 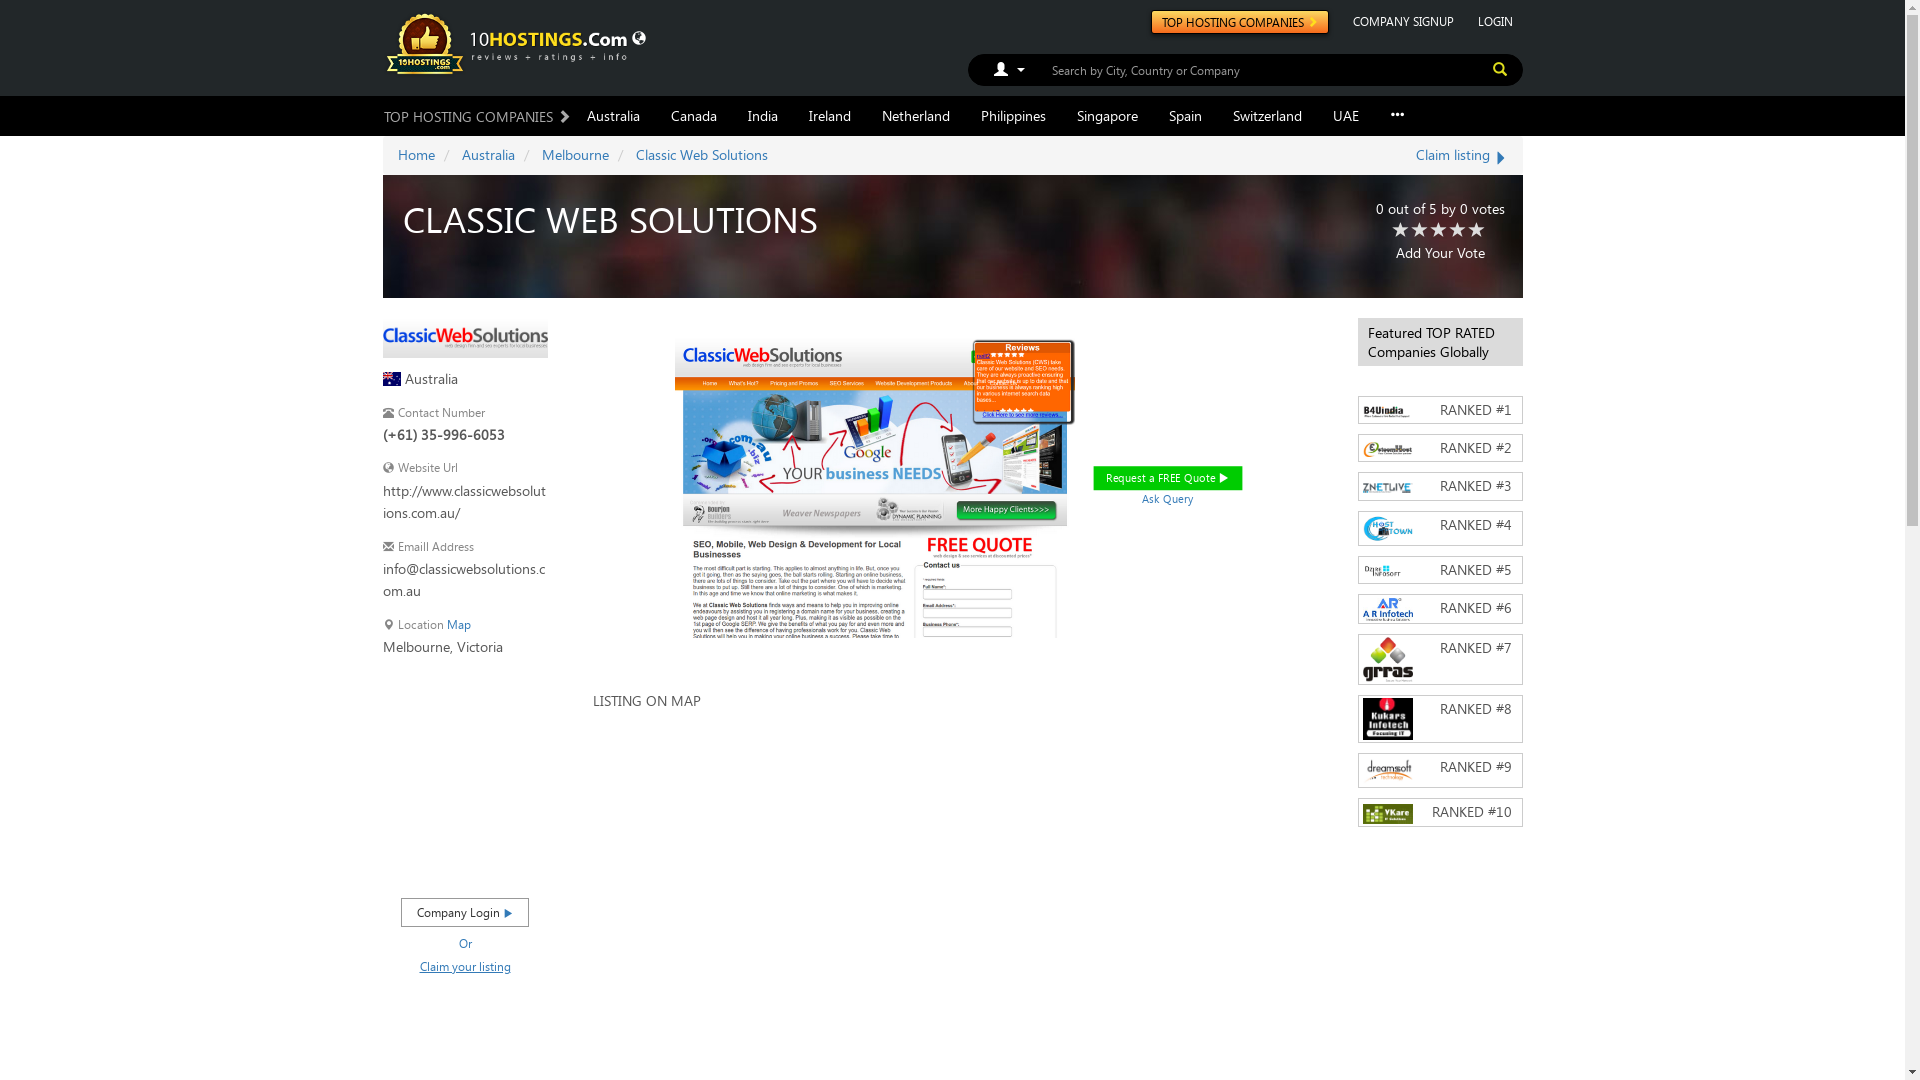 What do you see at coordinates (1440, 446) in the screenshot?
I see `'RANKED #2'` at bounding box center [1440, 446].